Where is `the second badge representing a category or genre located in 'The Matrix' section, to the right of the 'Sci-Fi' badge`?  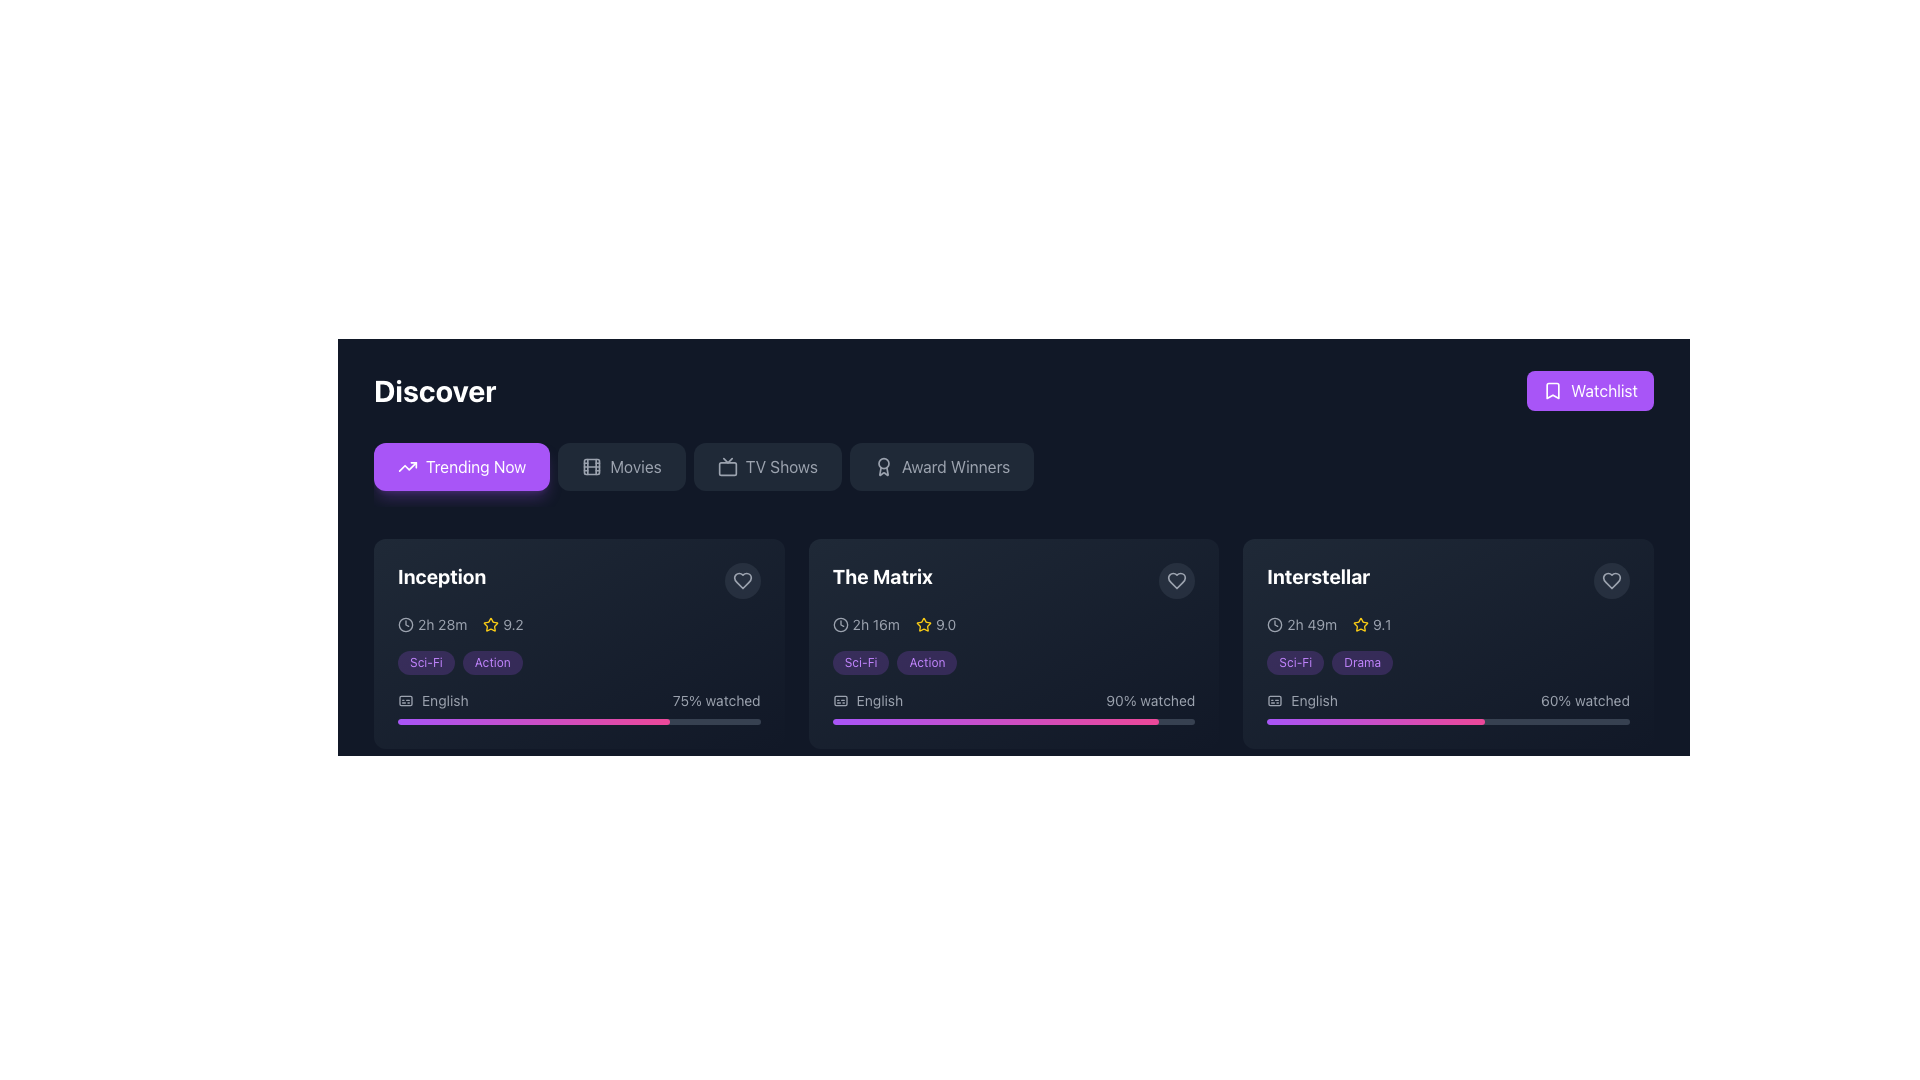
the second badge representing a category or genre located in 'The Matrix' section, to the right of the 'Sci-Fi' badge is located at coordinates (926, 663).